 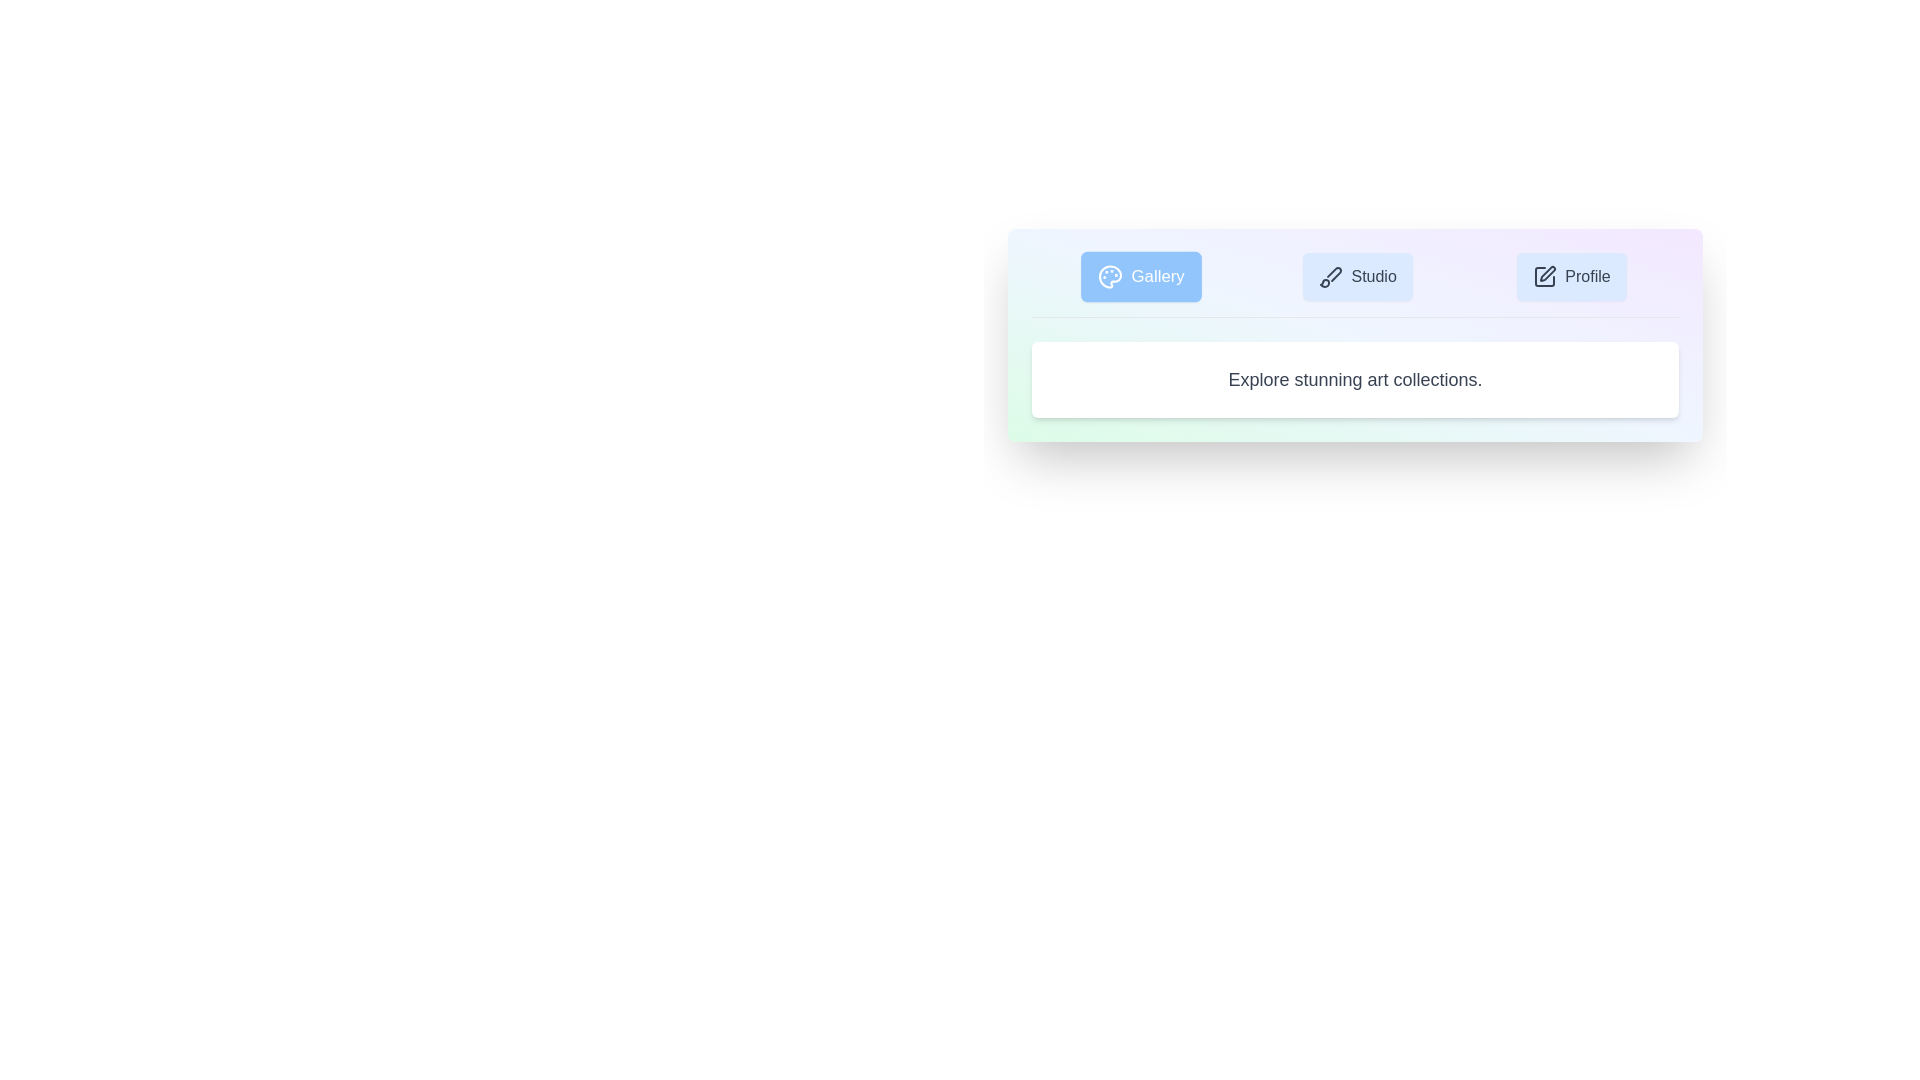 I want to click on the Studio tab to switch the active content, so click(x=1358, y=277).